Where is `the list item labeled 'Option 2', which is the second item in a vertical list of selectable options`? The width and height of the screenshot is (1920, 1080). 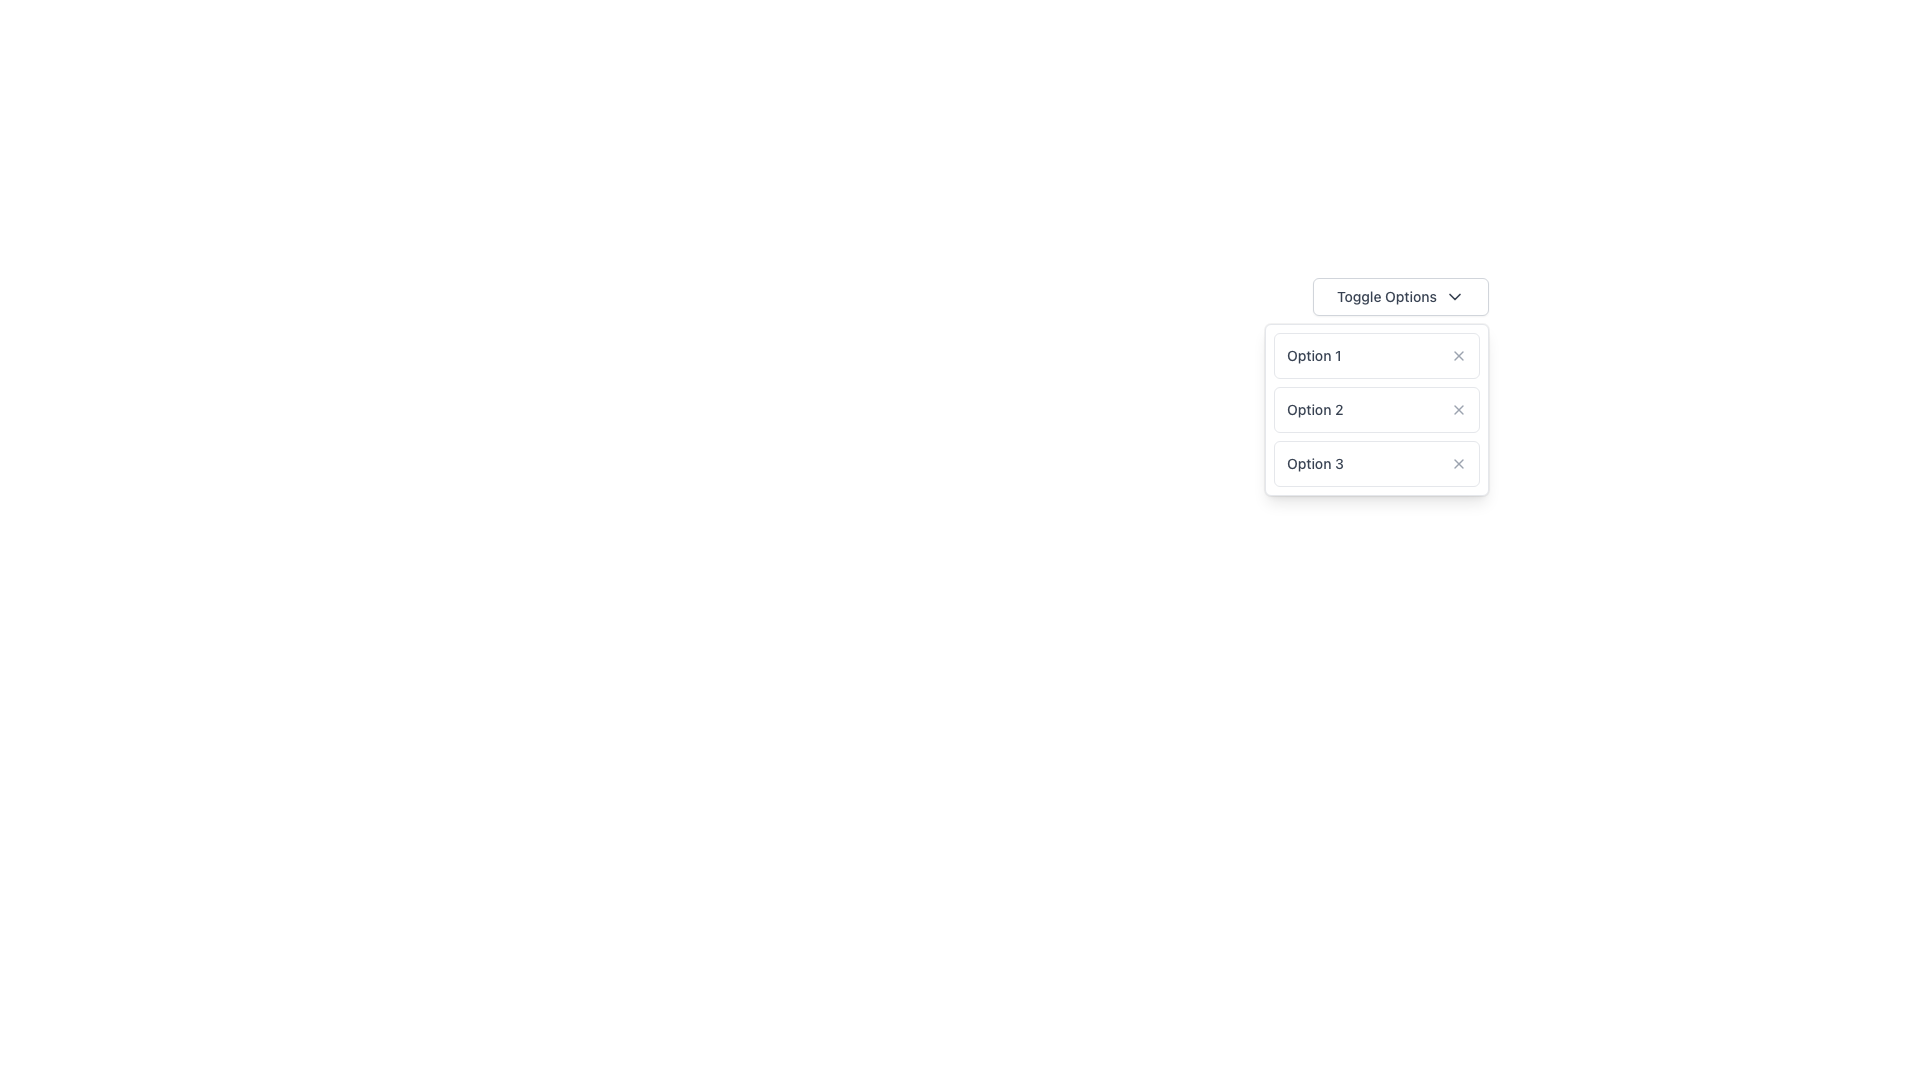 the list item labeled 'Option 2', which is the second item in a vertical list of selectable options is located at coordinates (1376, 408).